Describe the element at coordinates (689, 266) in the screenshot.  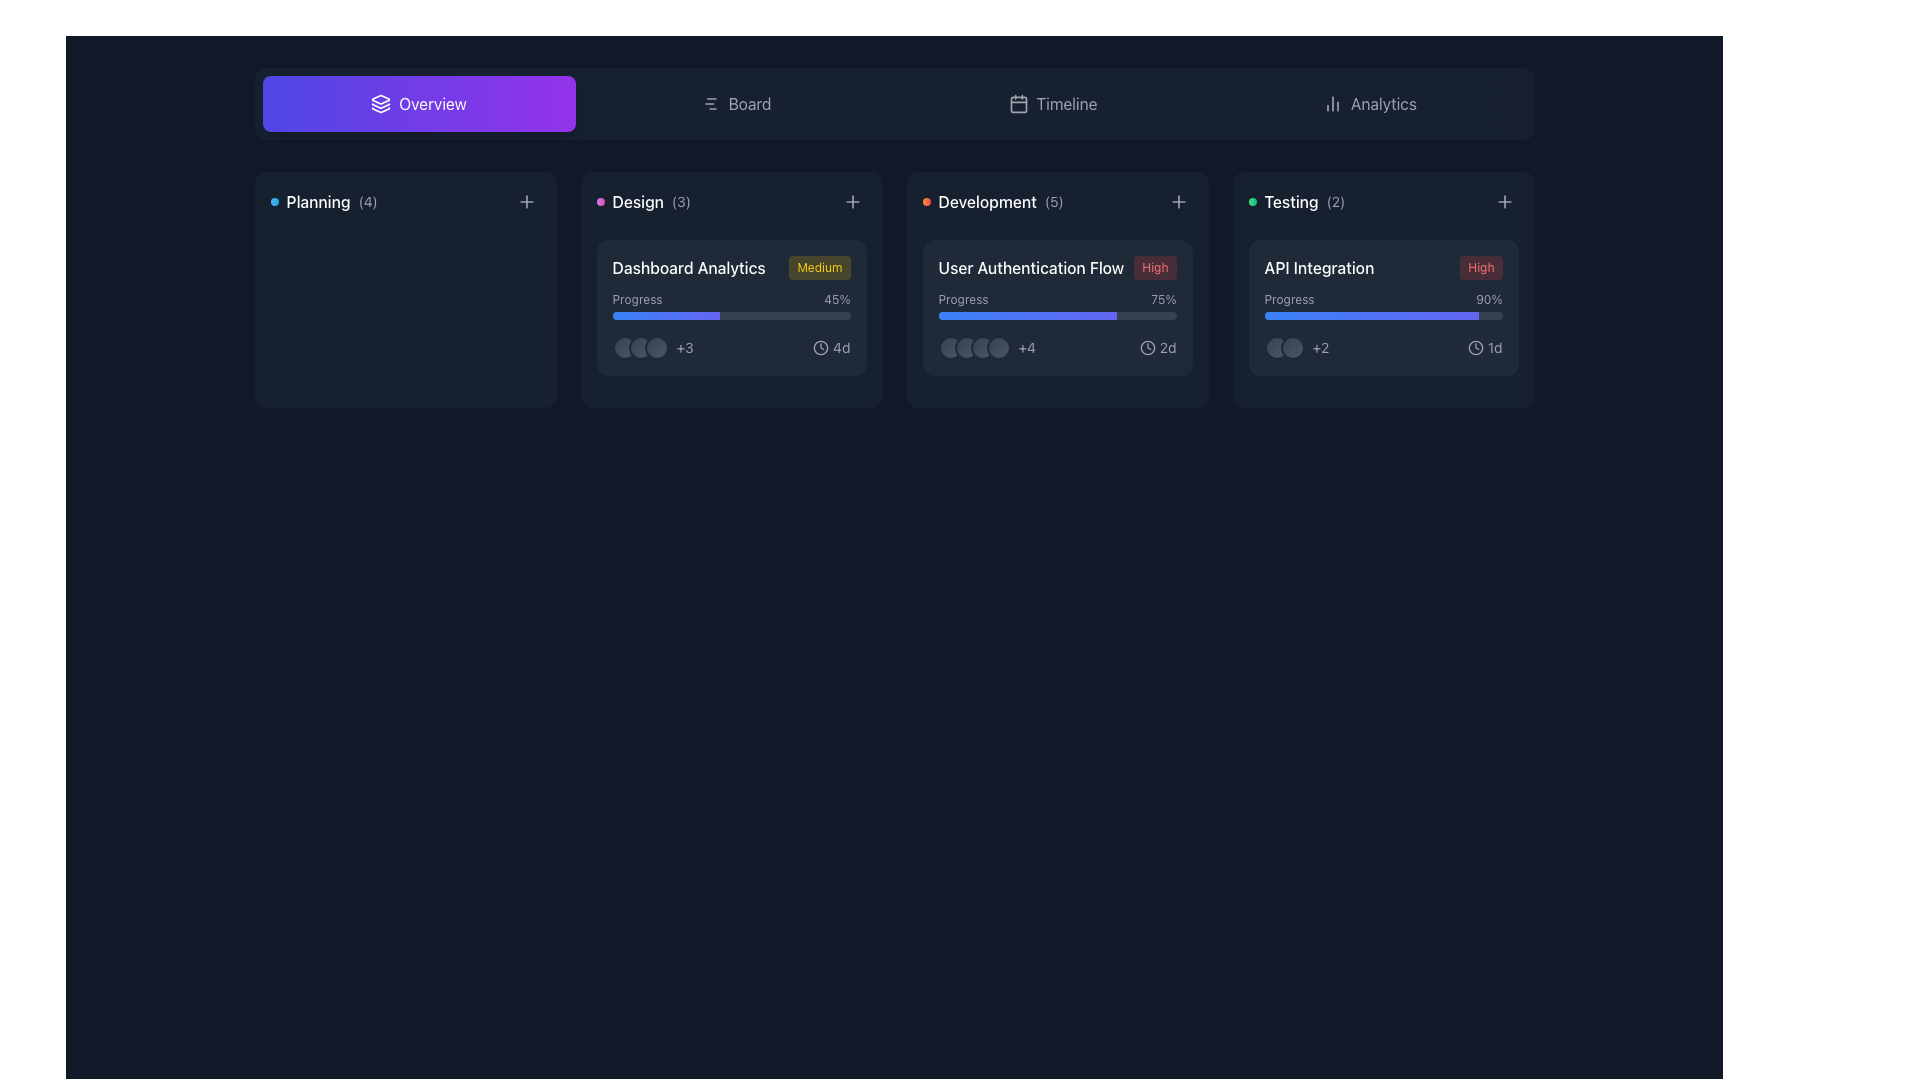
I see `text properties of the 'Dashboard Analytics' title label located in the 'Design' section of the dashboard interface, which is positioned at the top-left segment of a rectangular card` at that location.